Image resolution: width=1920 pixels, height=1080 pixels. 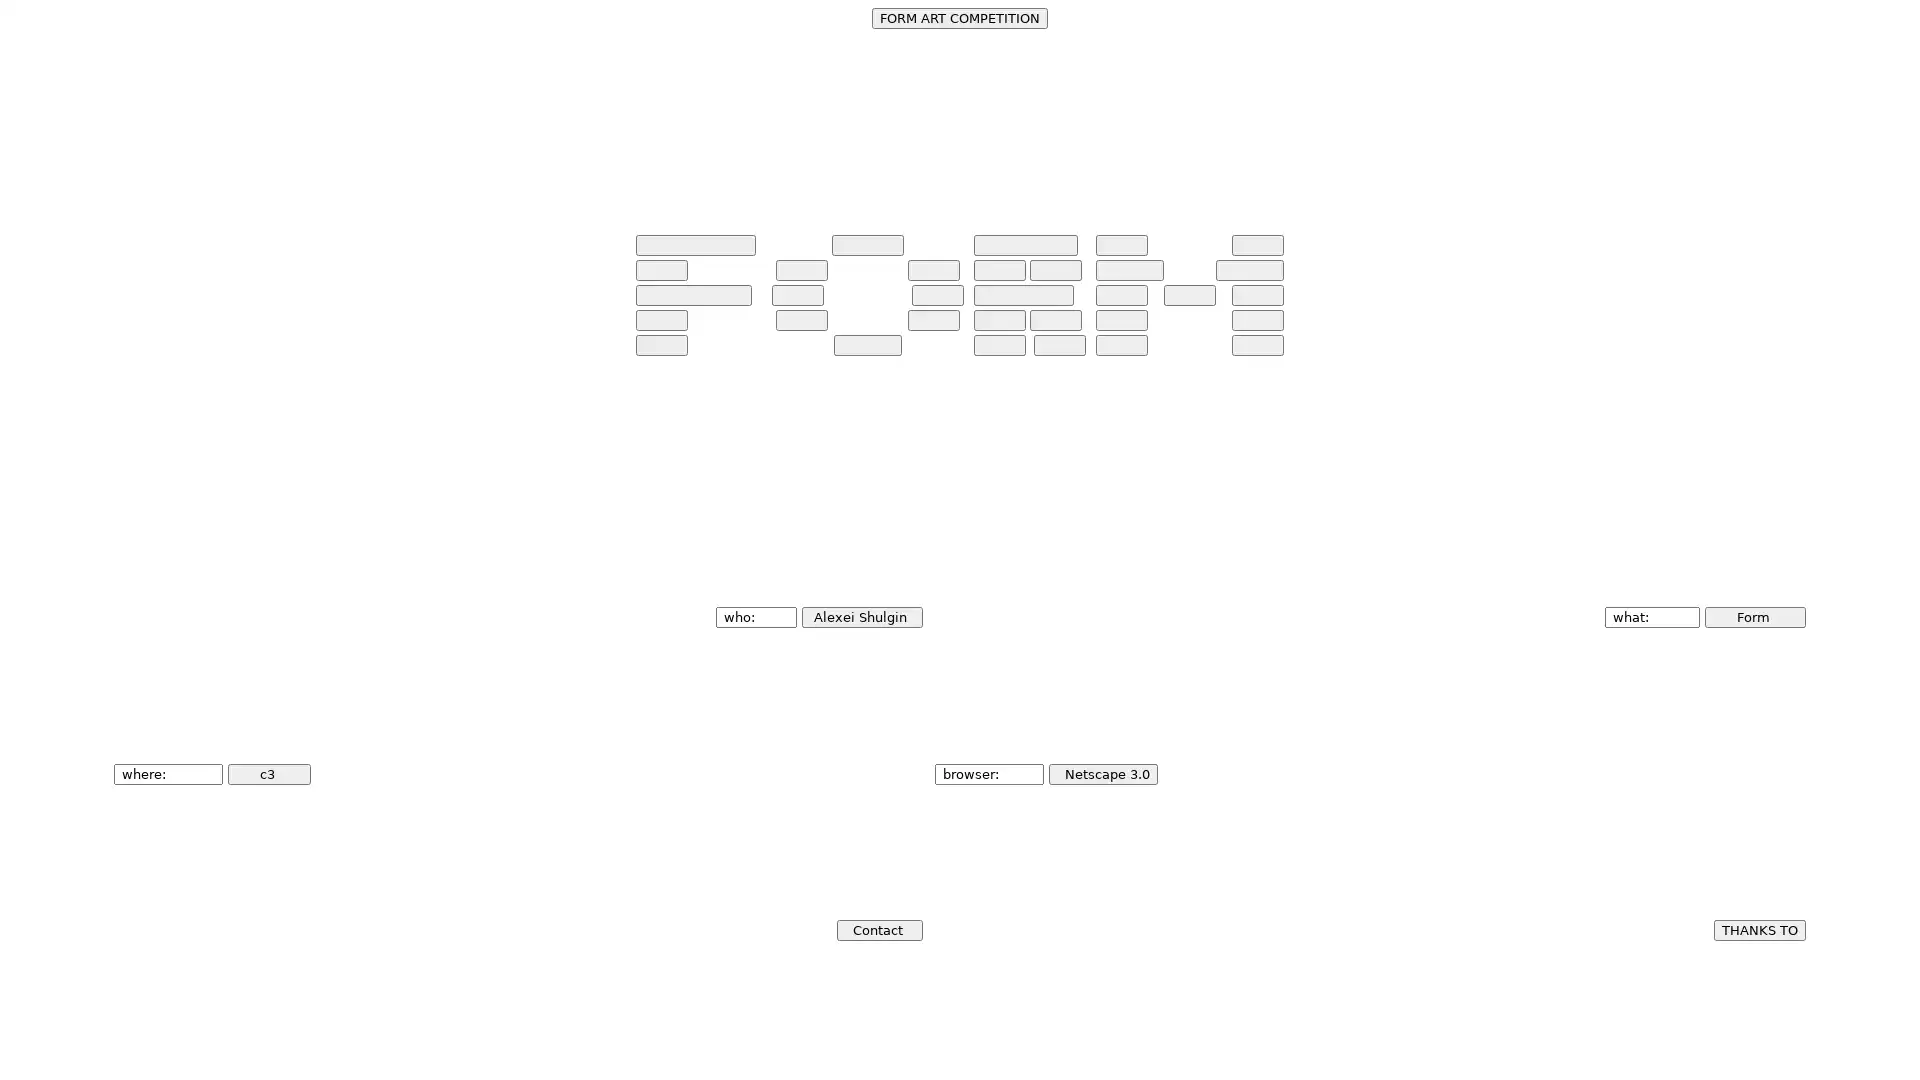 What do you see at coordinates (1753, 616) in the screenshot?
I see `Form` at bounding box center [1753, 616].